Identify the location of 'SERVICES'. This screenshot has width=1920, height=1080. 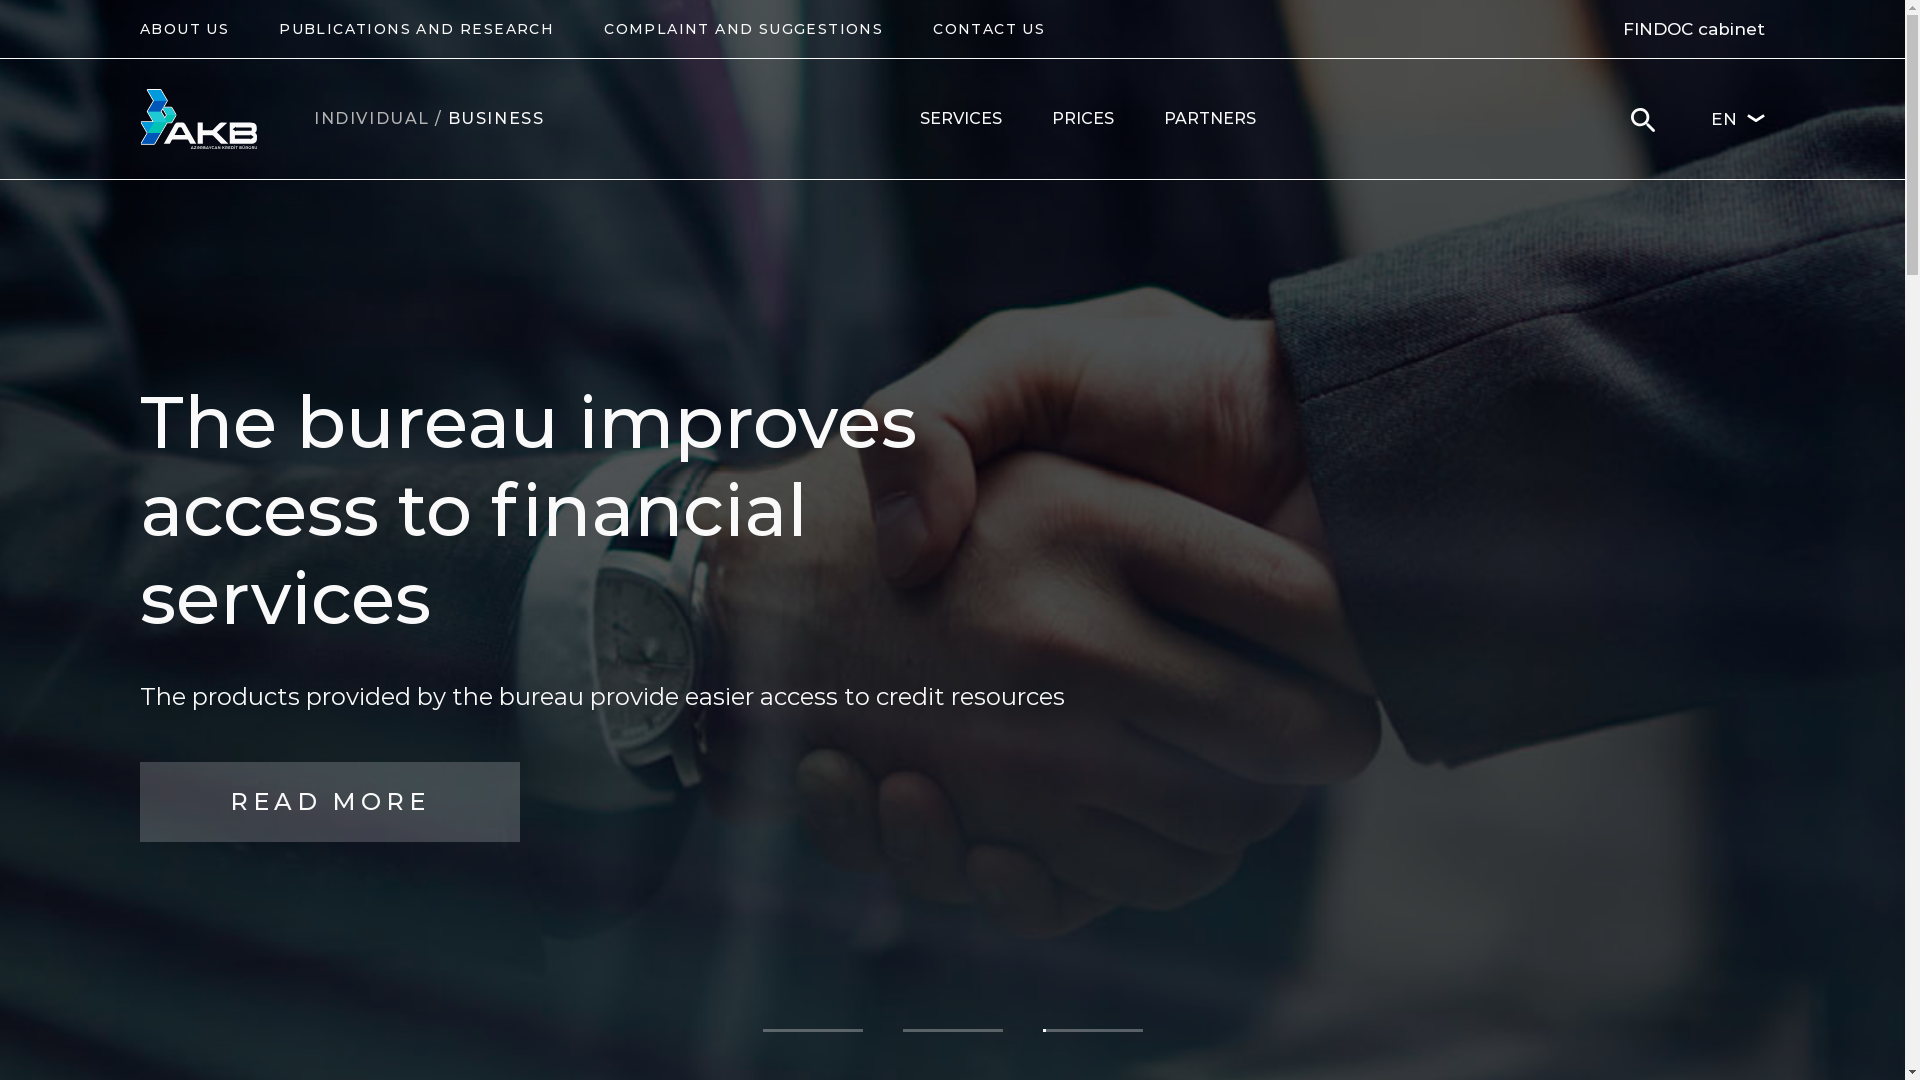
(960, 119).